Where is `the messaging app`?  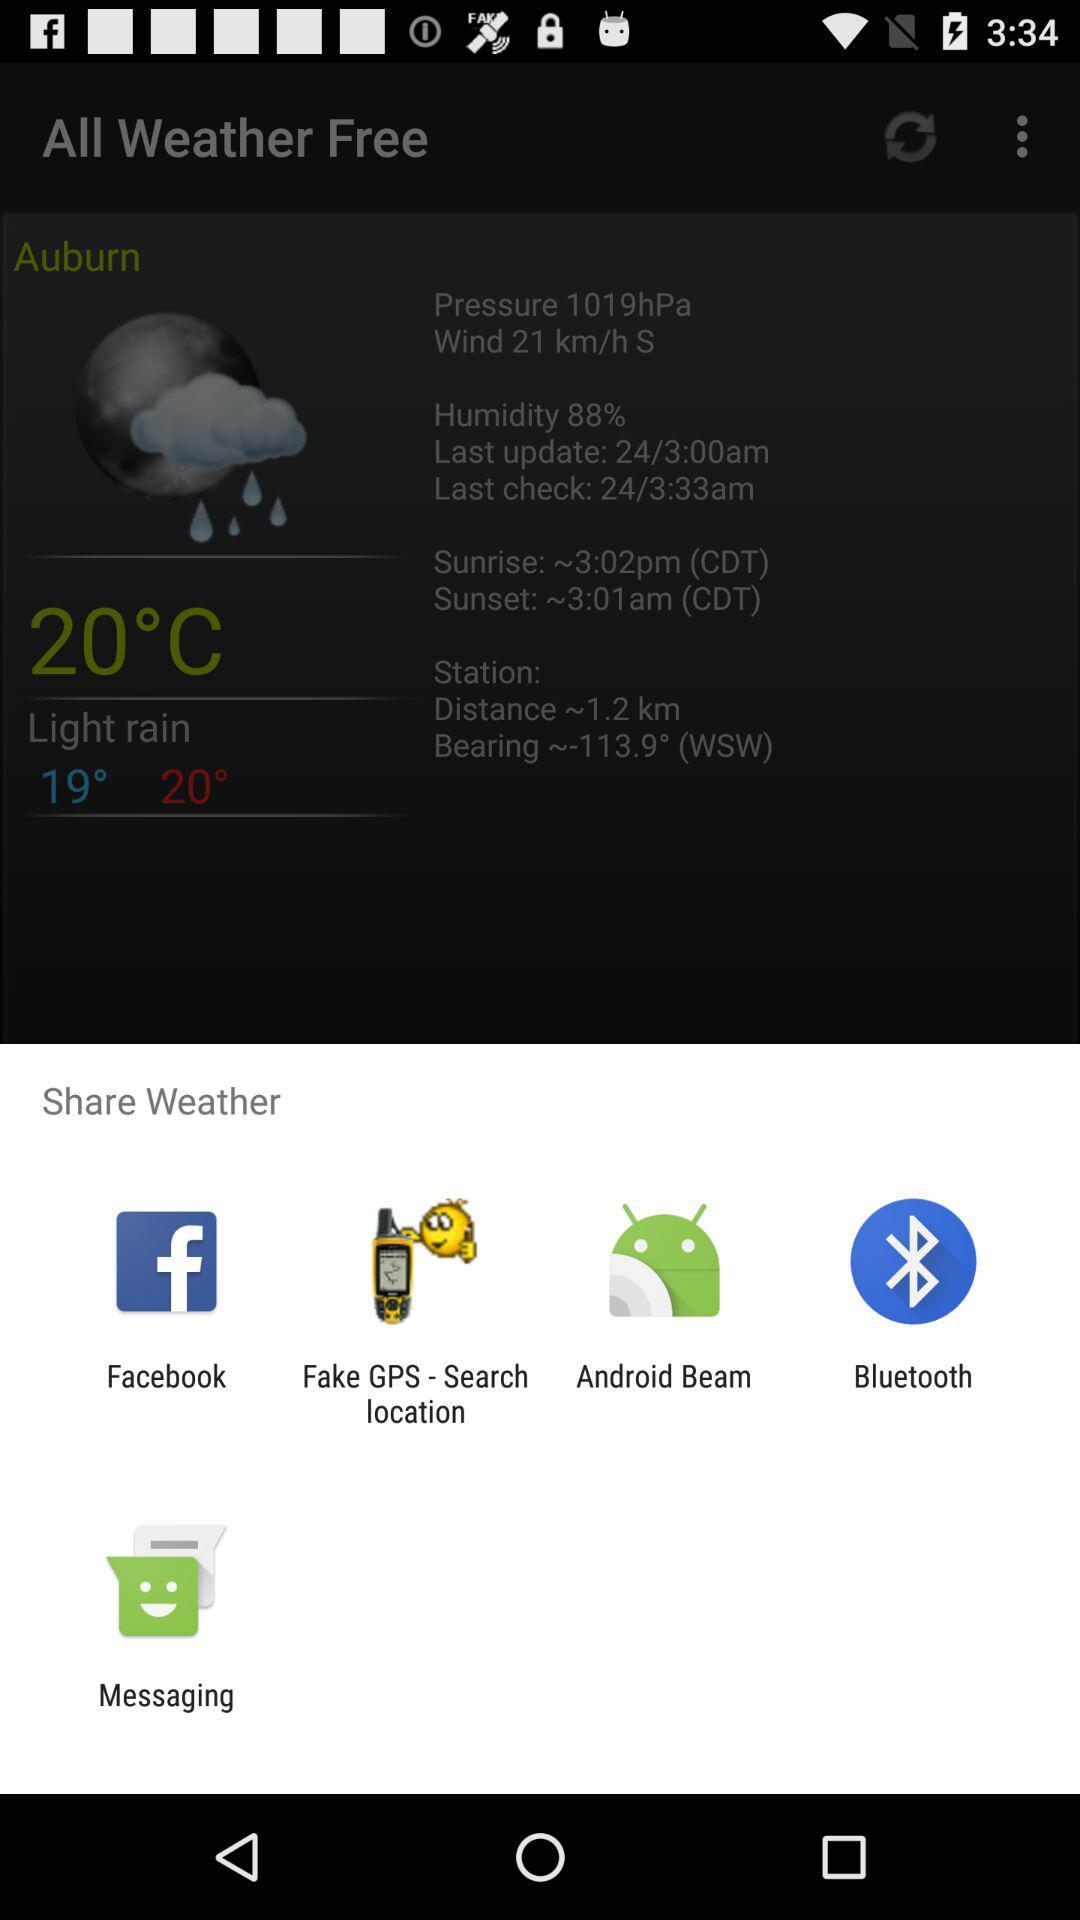
the messaging app is located at coordinates (165, 1711).